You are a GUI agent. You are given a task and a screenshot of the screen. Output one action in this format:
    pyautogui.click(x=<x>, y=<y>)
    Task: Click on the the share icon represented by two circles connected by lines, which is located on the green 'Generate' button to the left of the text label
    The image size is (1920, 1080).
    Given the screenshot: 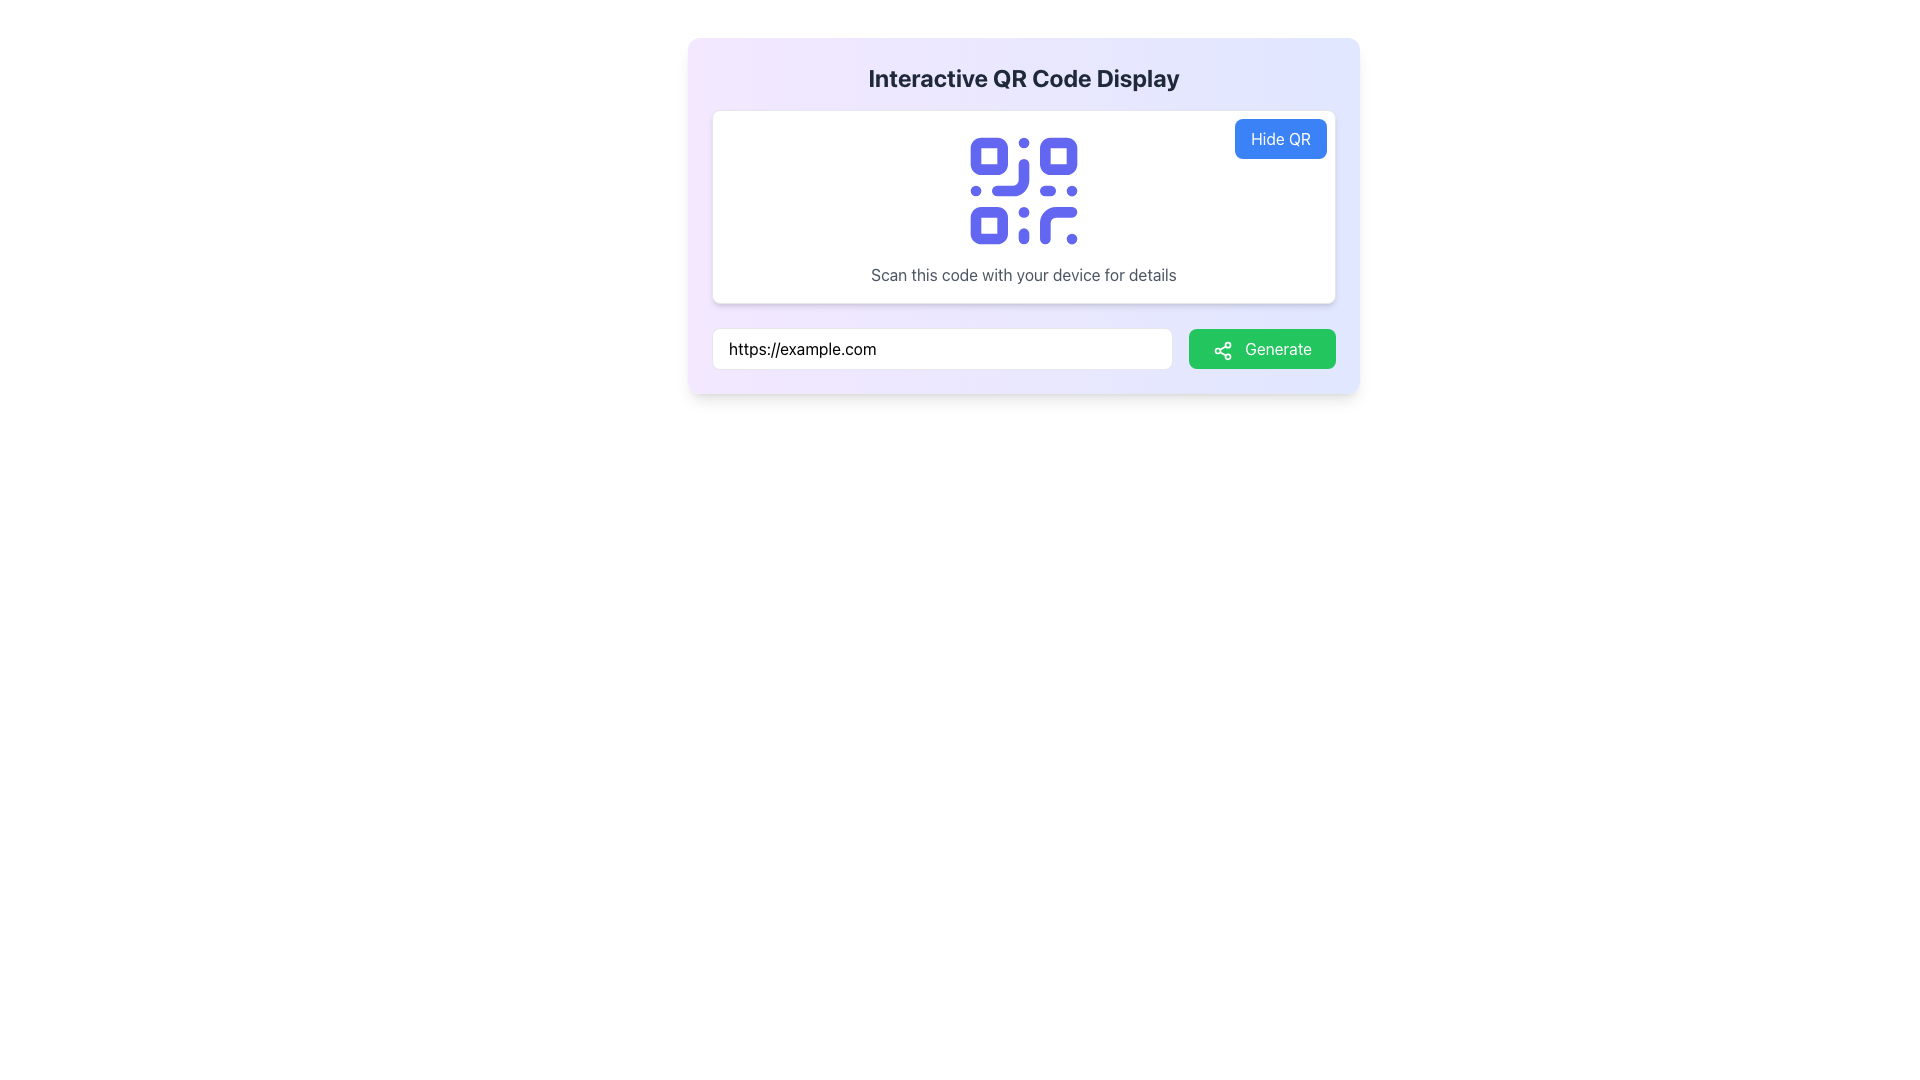 What is the action you would take?
    pyautogui.click(x=1222, y=349)
    